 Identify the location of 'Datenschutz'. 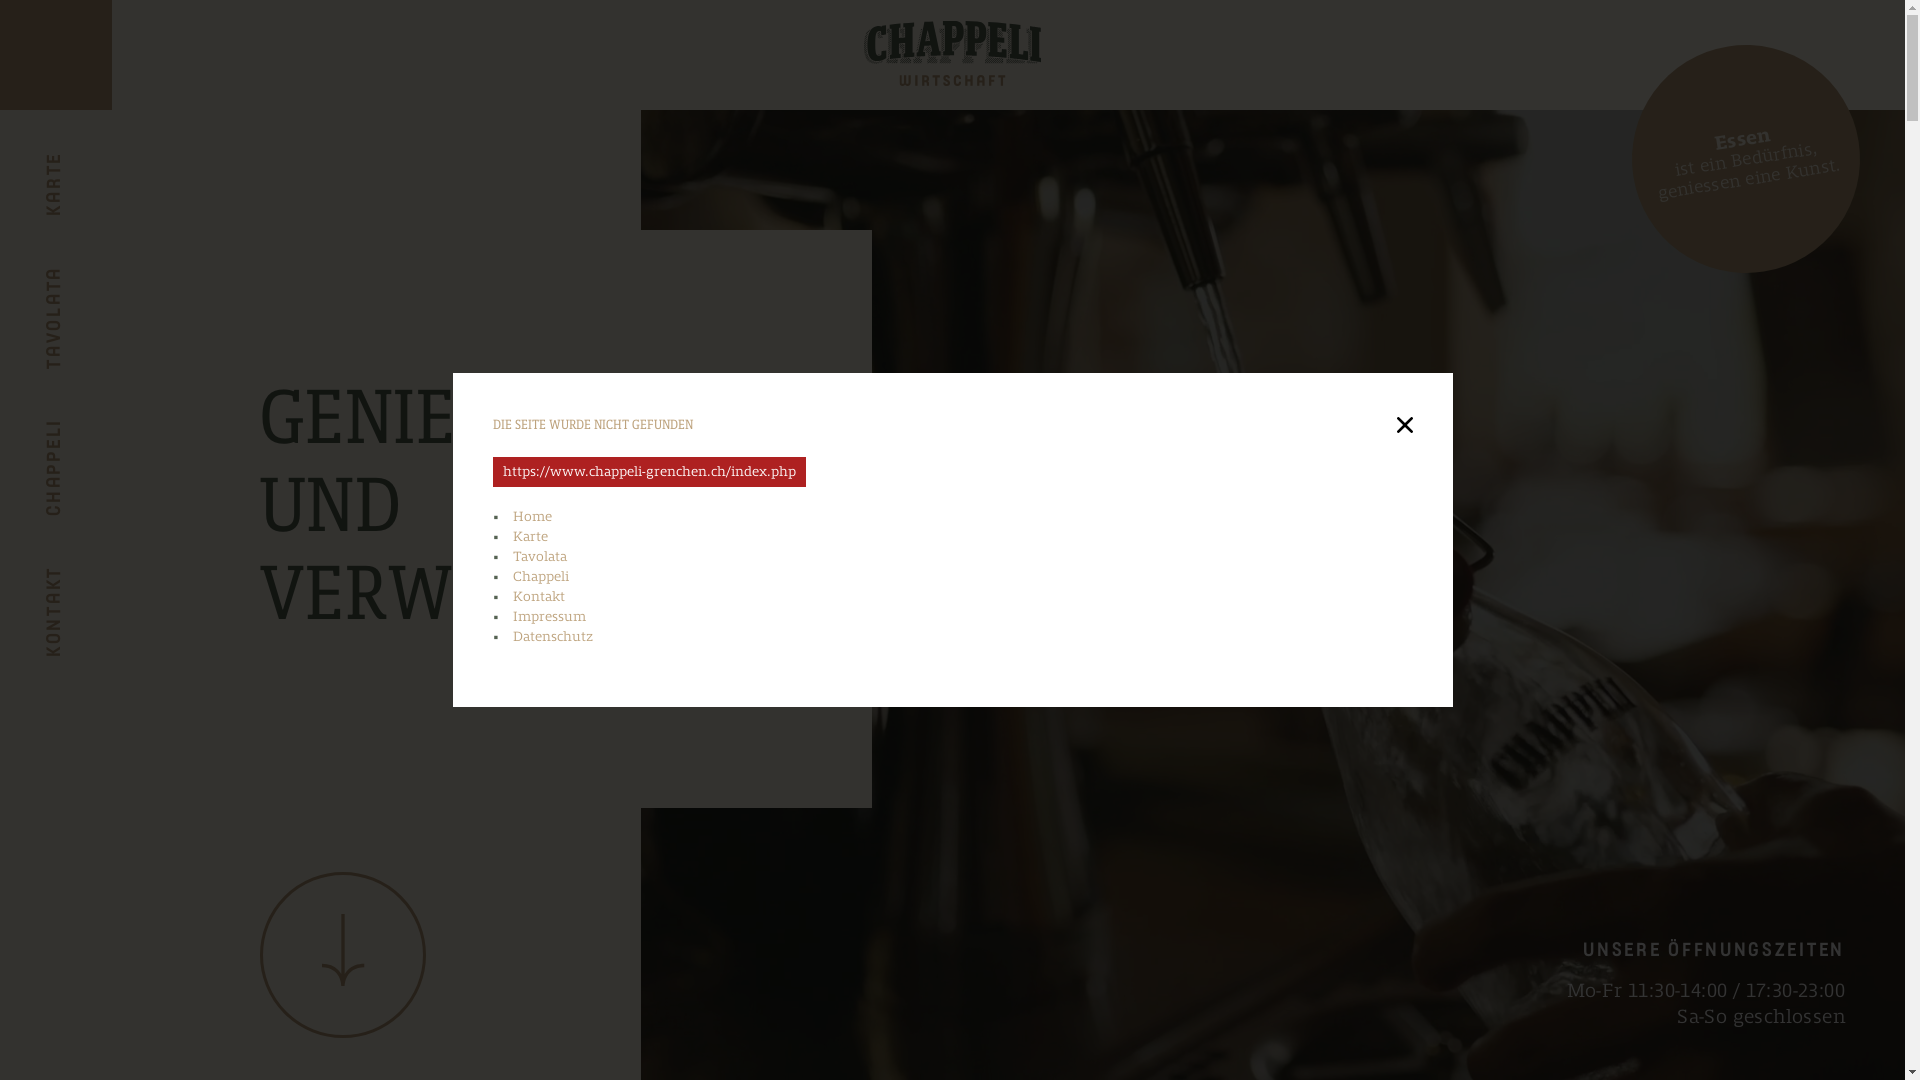
(552, 636).